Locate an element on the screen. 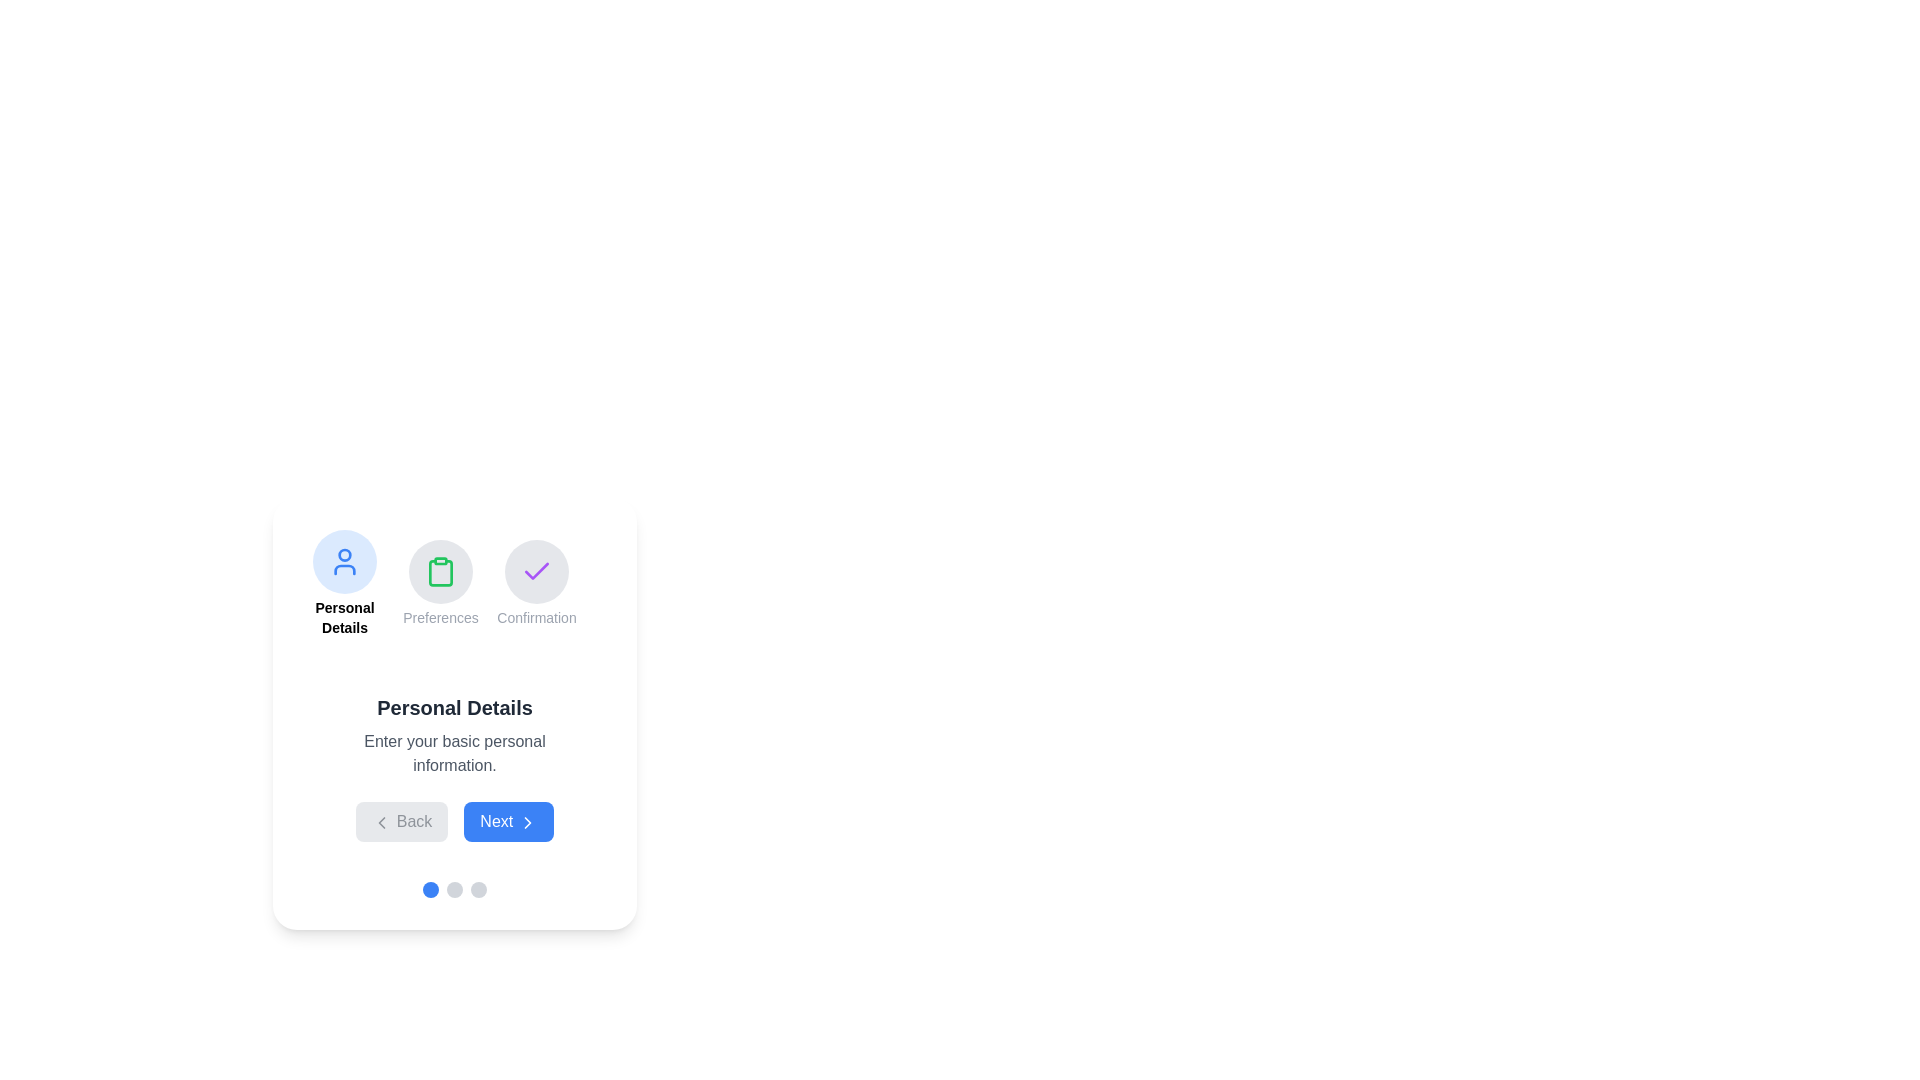  the 'Confirmation' step in the multi-step process, which is the third element in a horizontal list of three items titled 'Personal Details,' 'Preferences,' and 'Confirmation.' is located at coordinates (537, 583).